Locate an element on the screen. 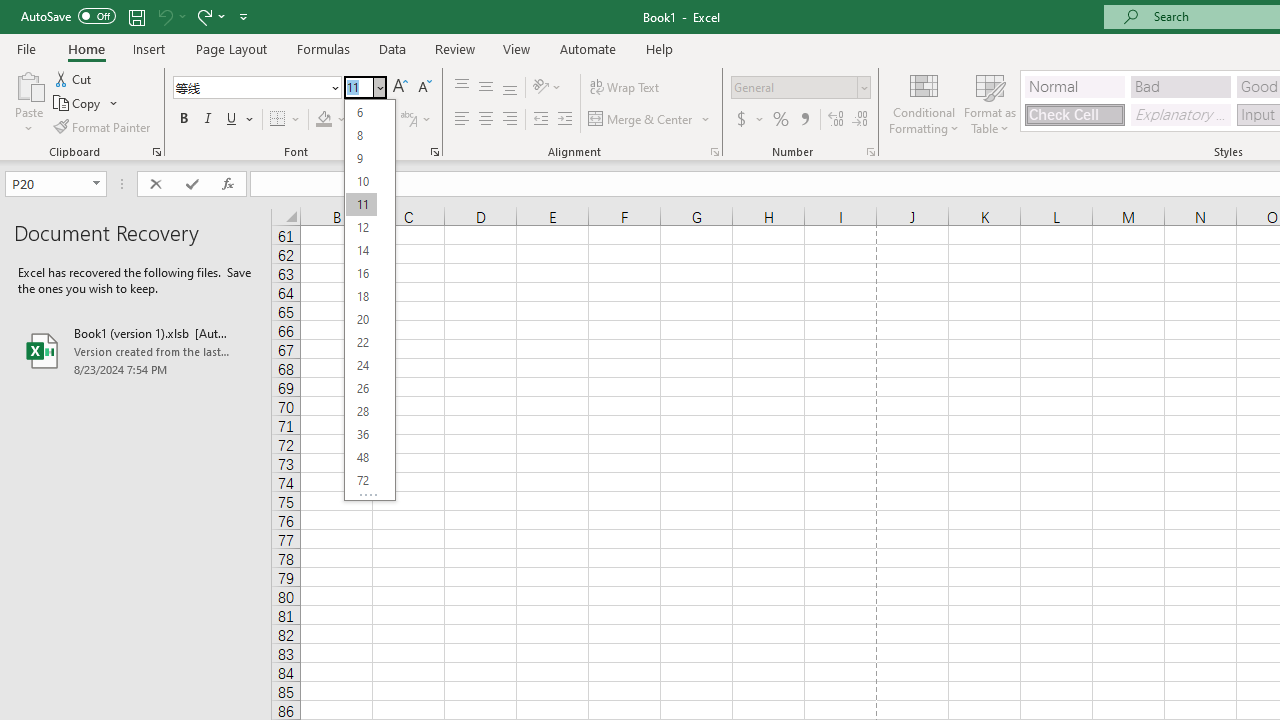 The height and width of the screenshot is (720, 1280). 'Book1 (version 1).xlsb  [AutoRecovered]' is located at coordinates (135, 350).